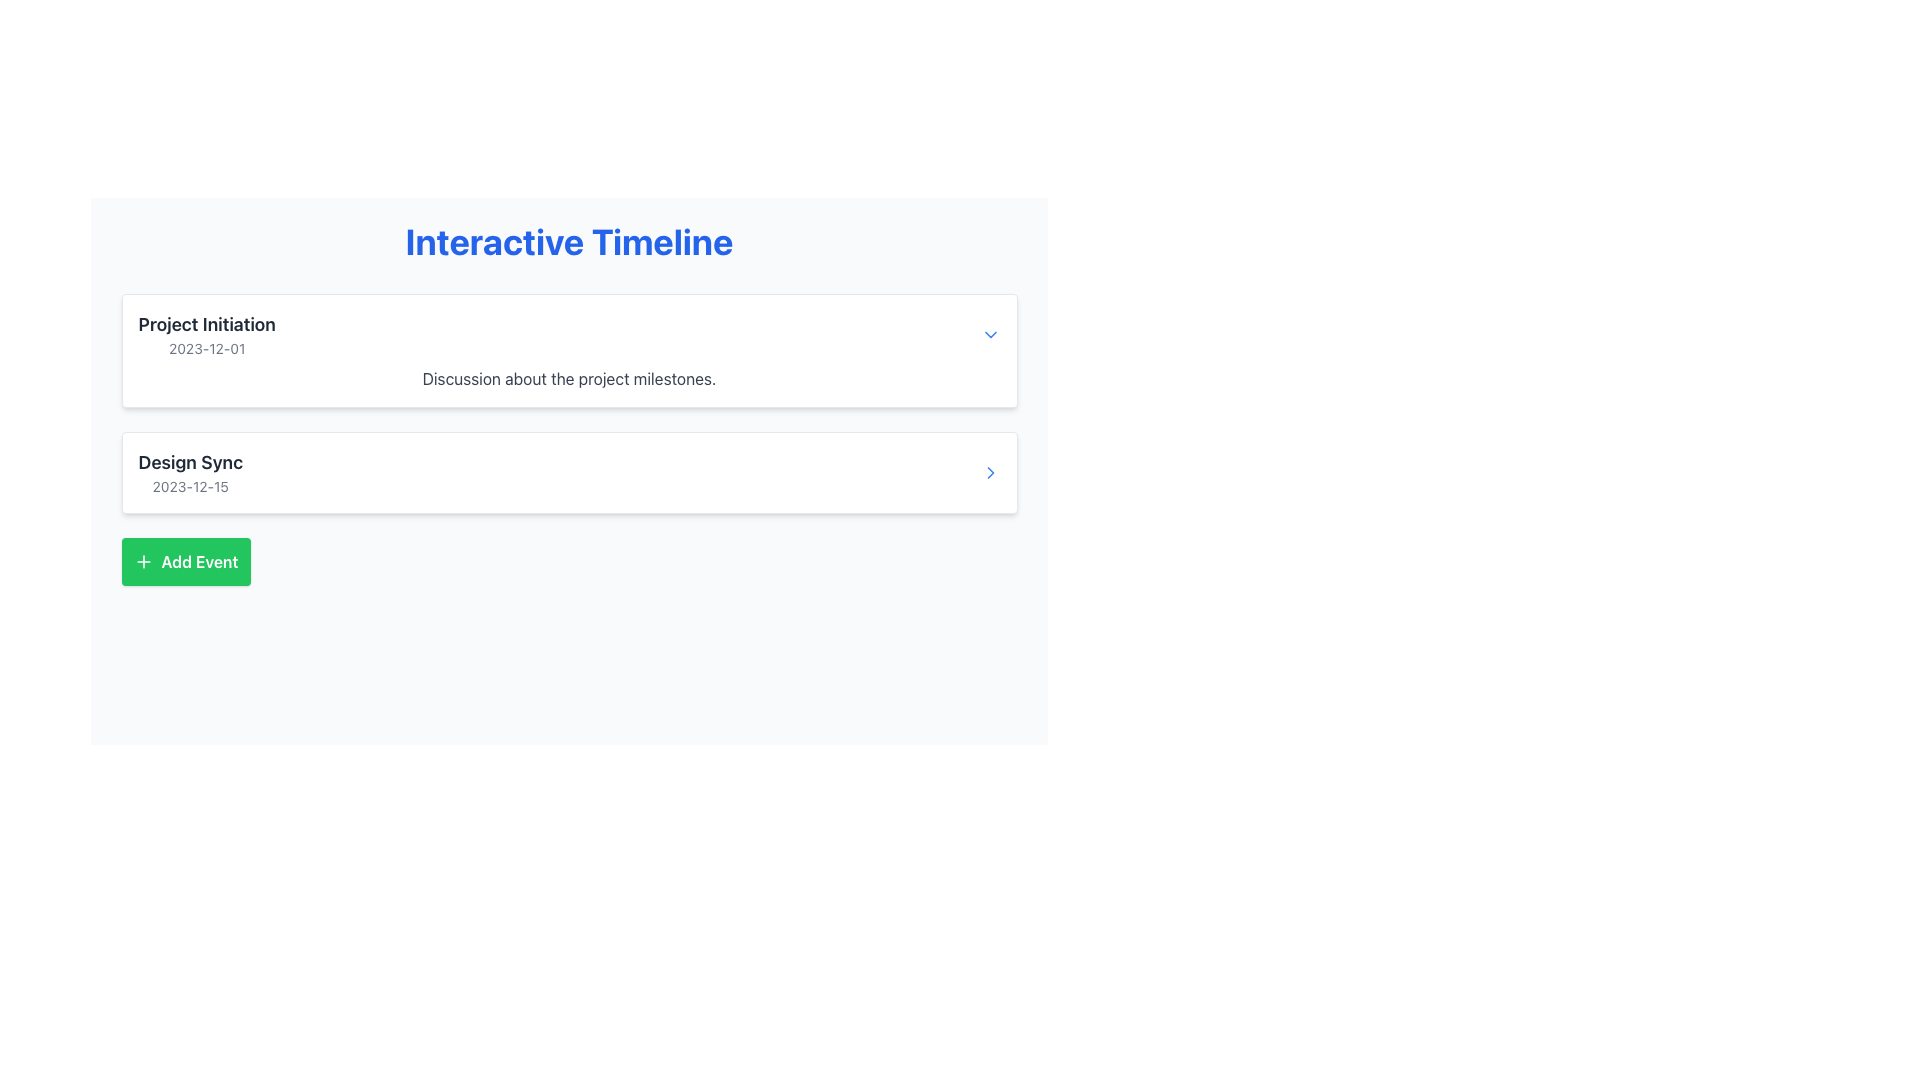 The height and width of the screenshot is (1080, 1920). I want to click on the SVG icon used for navigation within the 'Design Sync' expandable item in the timeline interface, so click(990, 473).